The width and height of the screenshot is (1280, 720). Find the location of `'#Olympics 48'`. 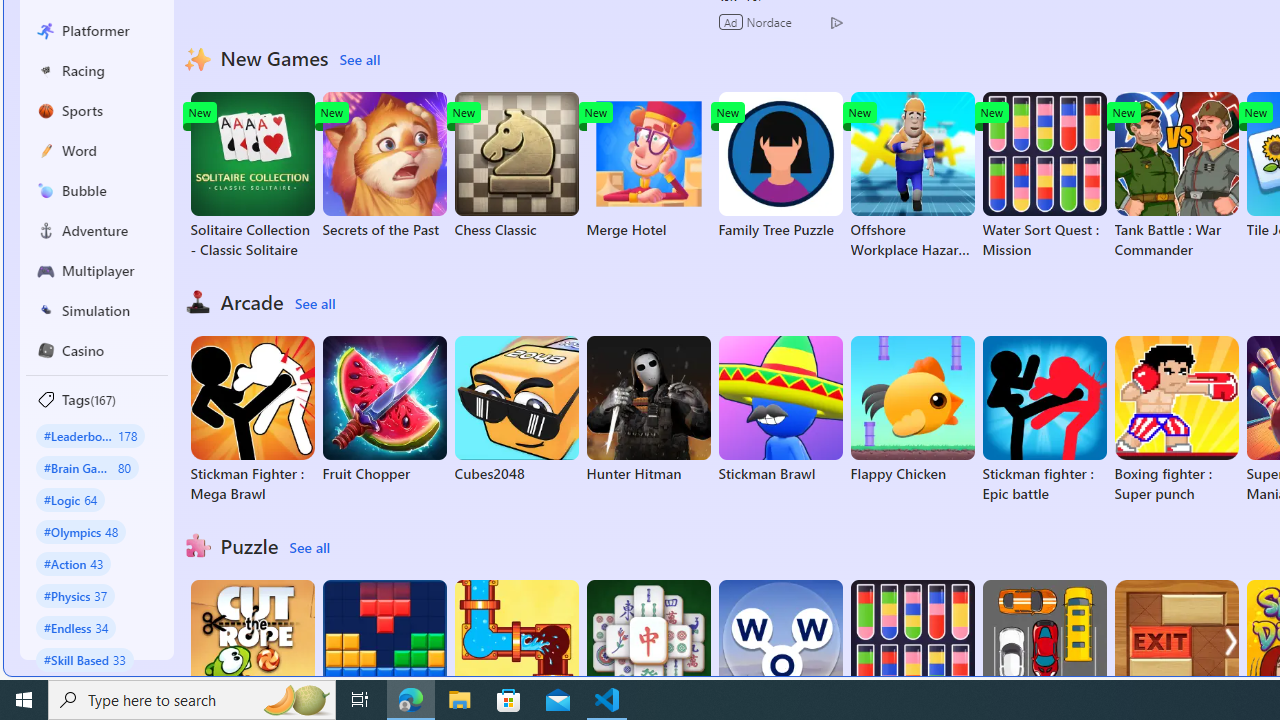

'#Olympics 48' is located at coordinates (80, 530).